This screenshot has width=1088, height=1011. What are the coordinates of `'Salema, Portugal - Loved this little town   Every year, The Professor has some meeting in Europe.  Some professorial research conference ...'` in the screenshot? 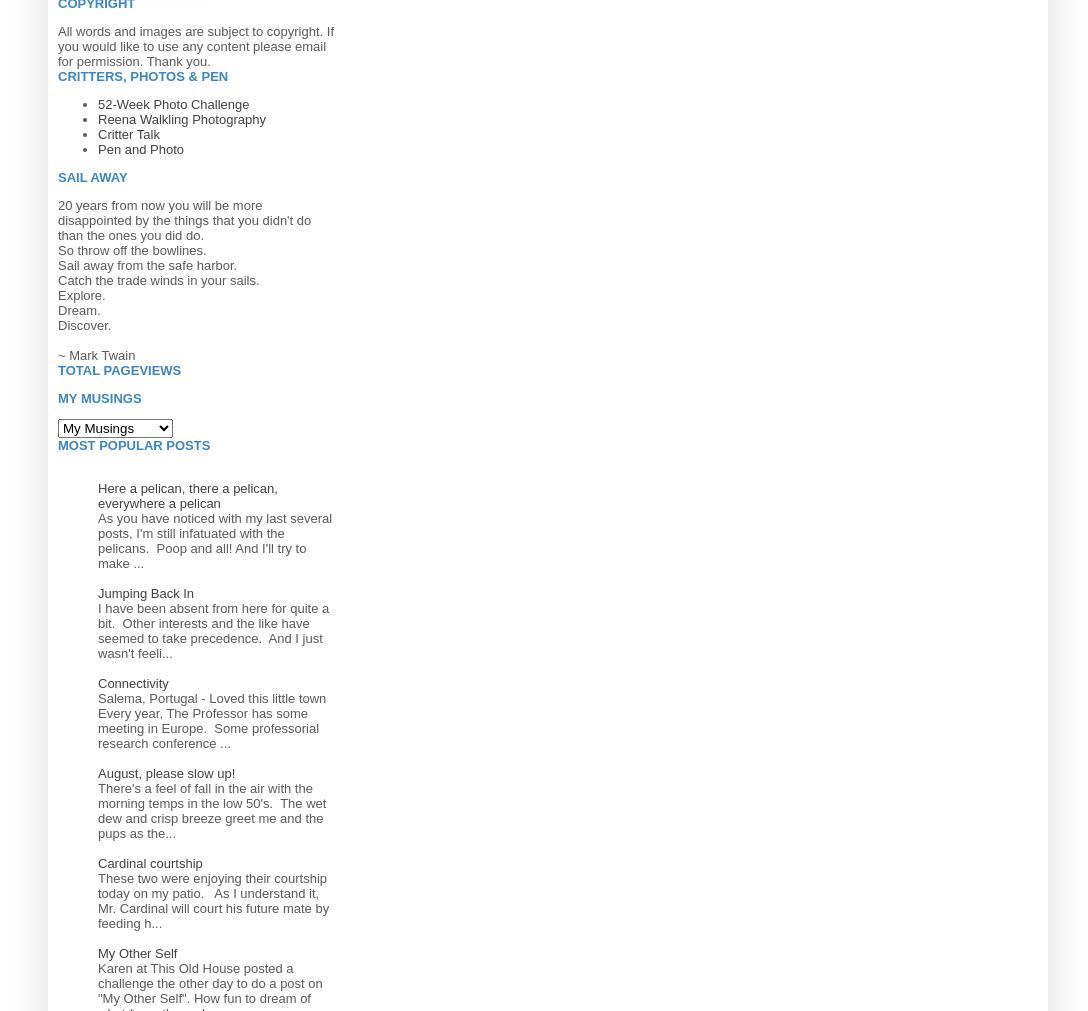 It's located at (211, 719).